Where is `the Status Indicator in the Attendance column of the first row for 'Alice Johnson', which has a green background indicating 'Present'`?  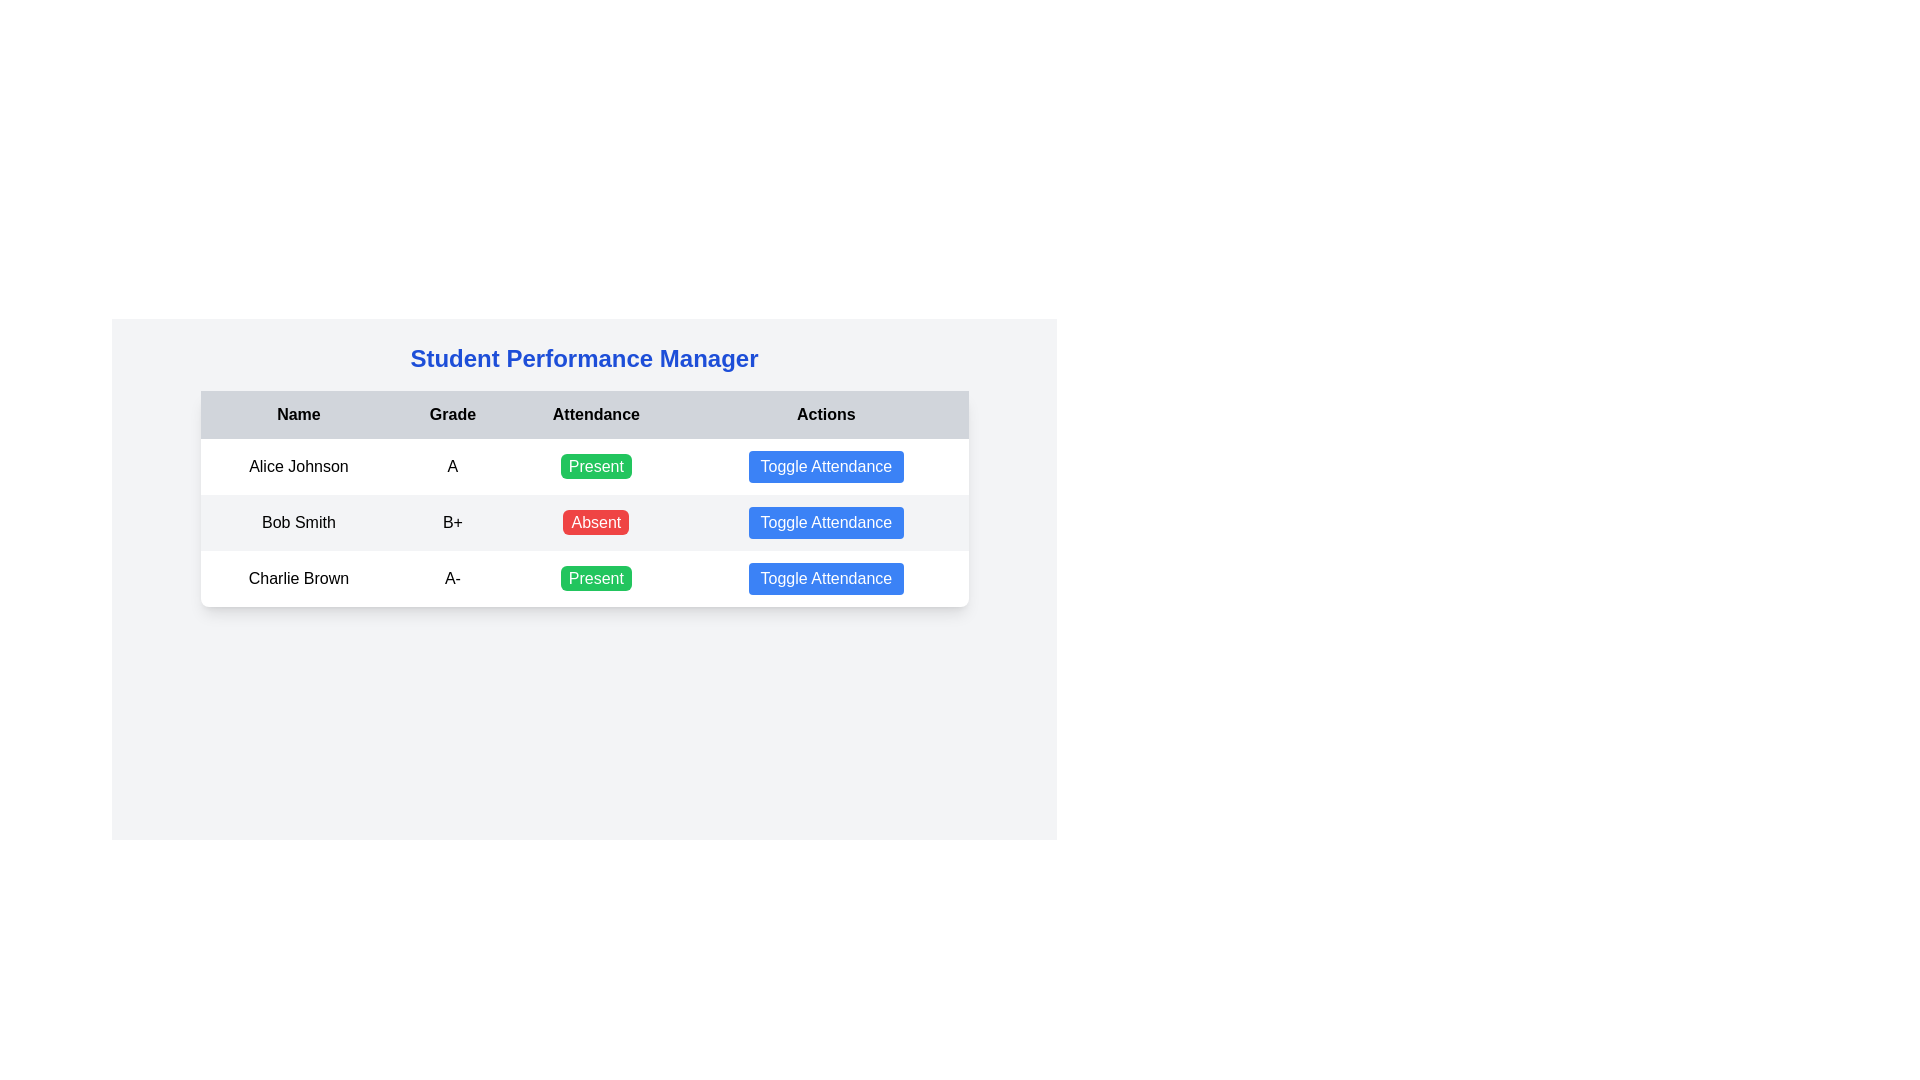 the Status Indicator in the Attendance column of the first row for 'Alice Johnson', which has a green background indicating 'Present' is located at coordinates (595, 466).